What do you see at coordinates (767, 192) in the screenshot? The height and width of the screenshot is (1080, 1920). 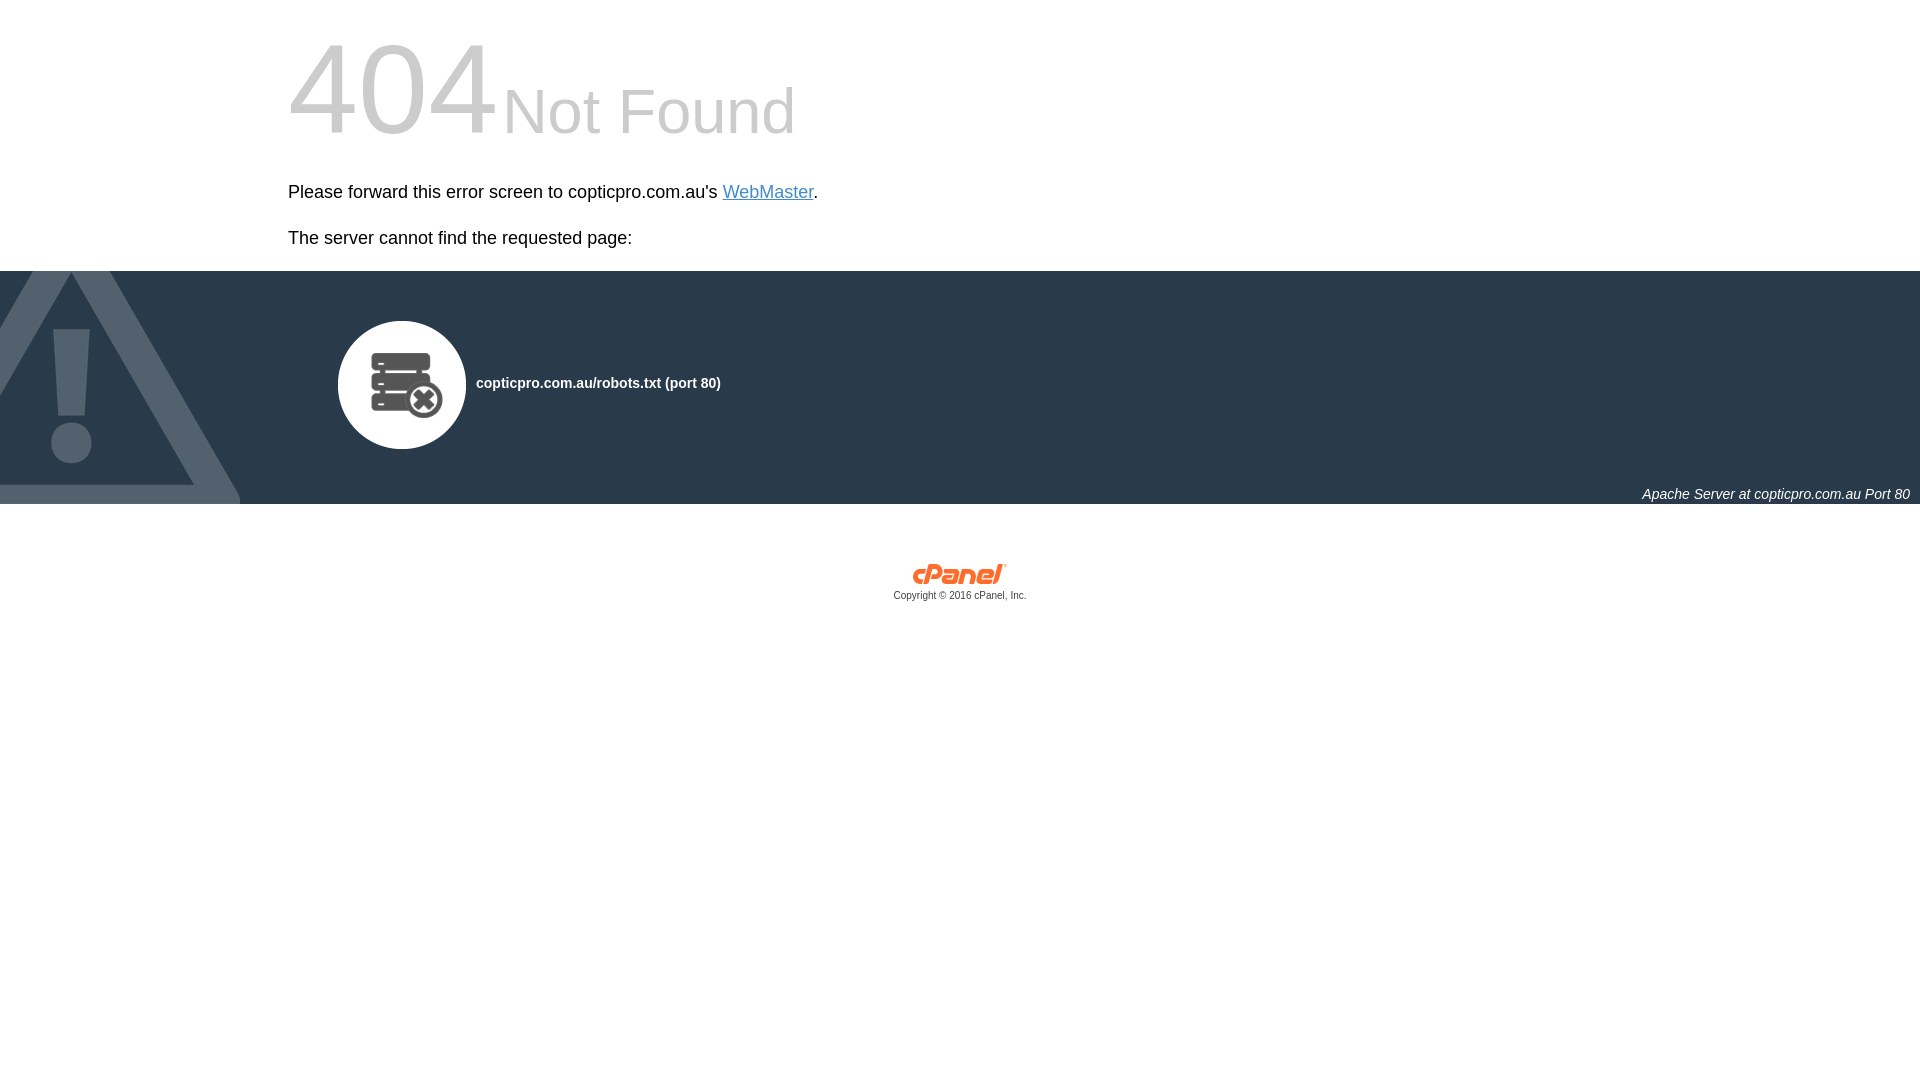 I see `'WebMaster'` at bounding box center [767, 192].